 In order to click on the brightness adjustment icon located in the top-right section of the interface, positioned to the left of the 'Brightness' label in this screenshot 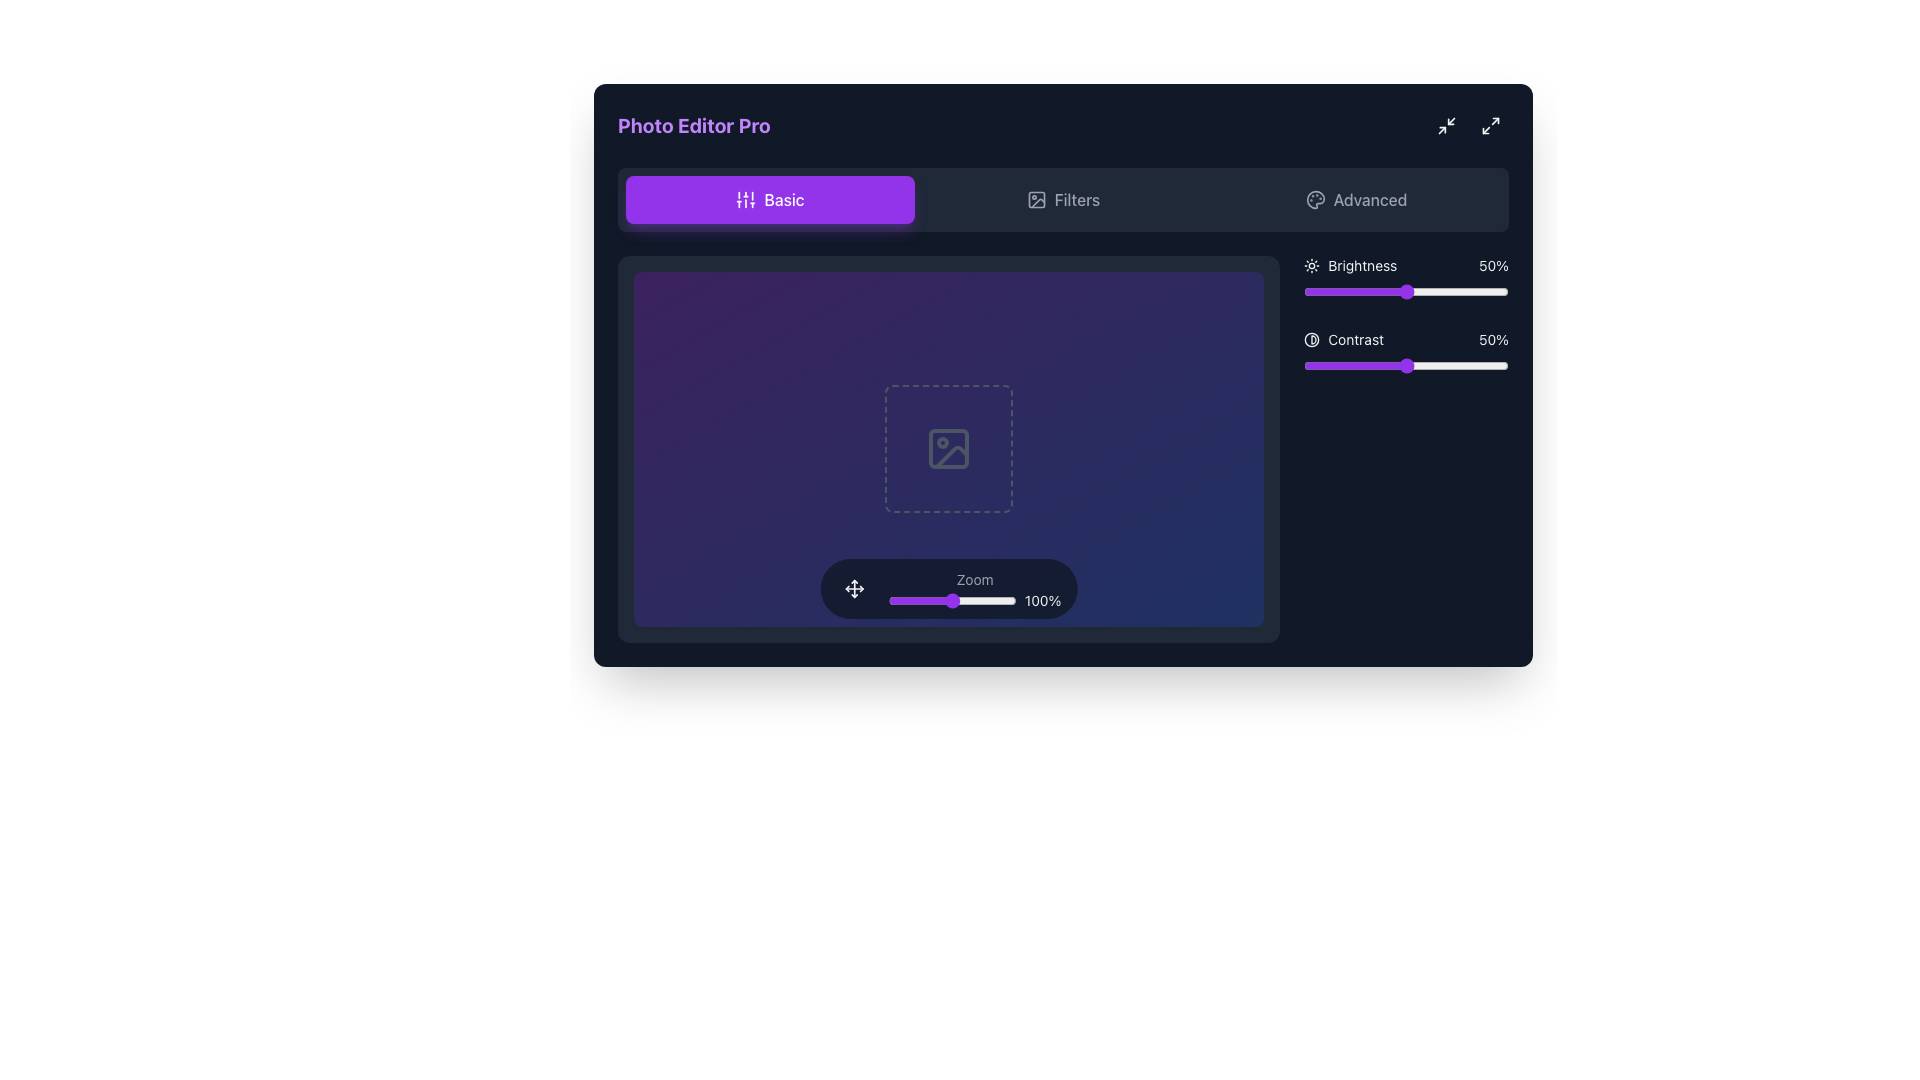, I will do `click(1312, 265)`.